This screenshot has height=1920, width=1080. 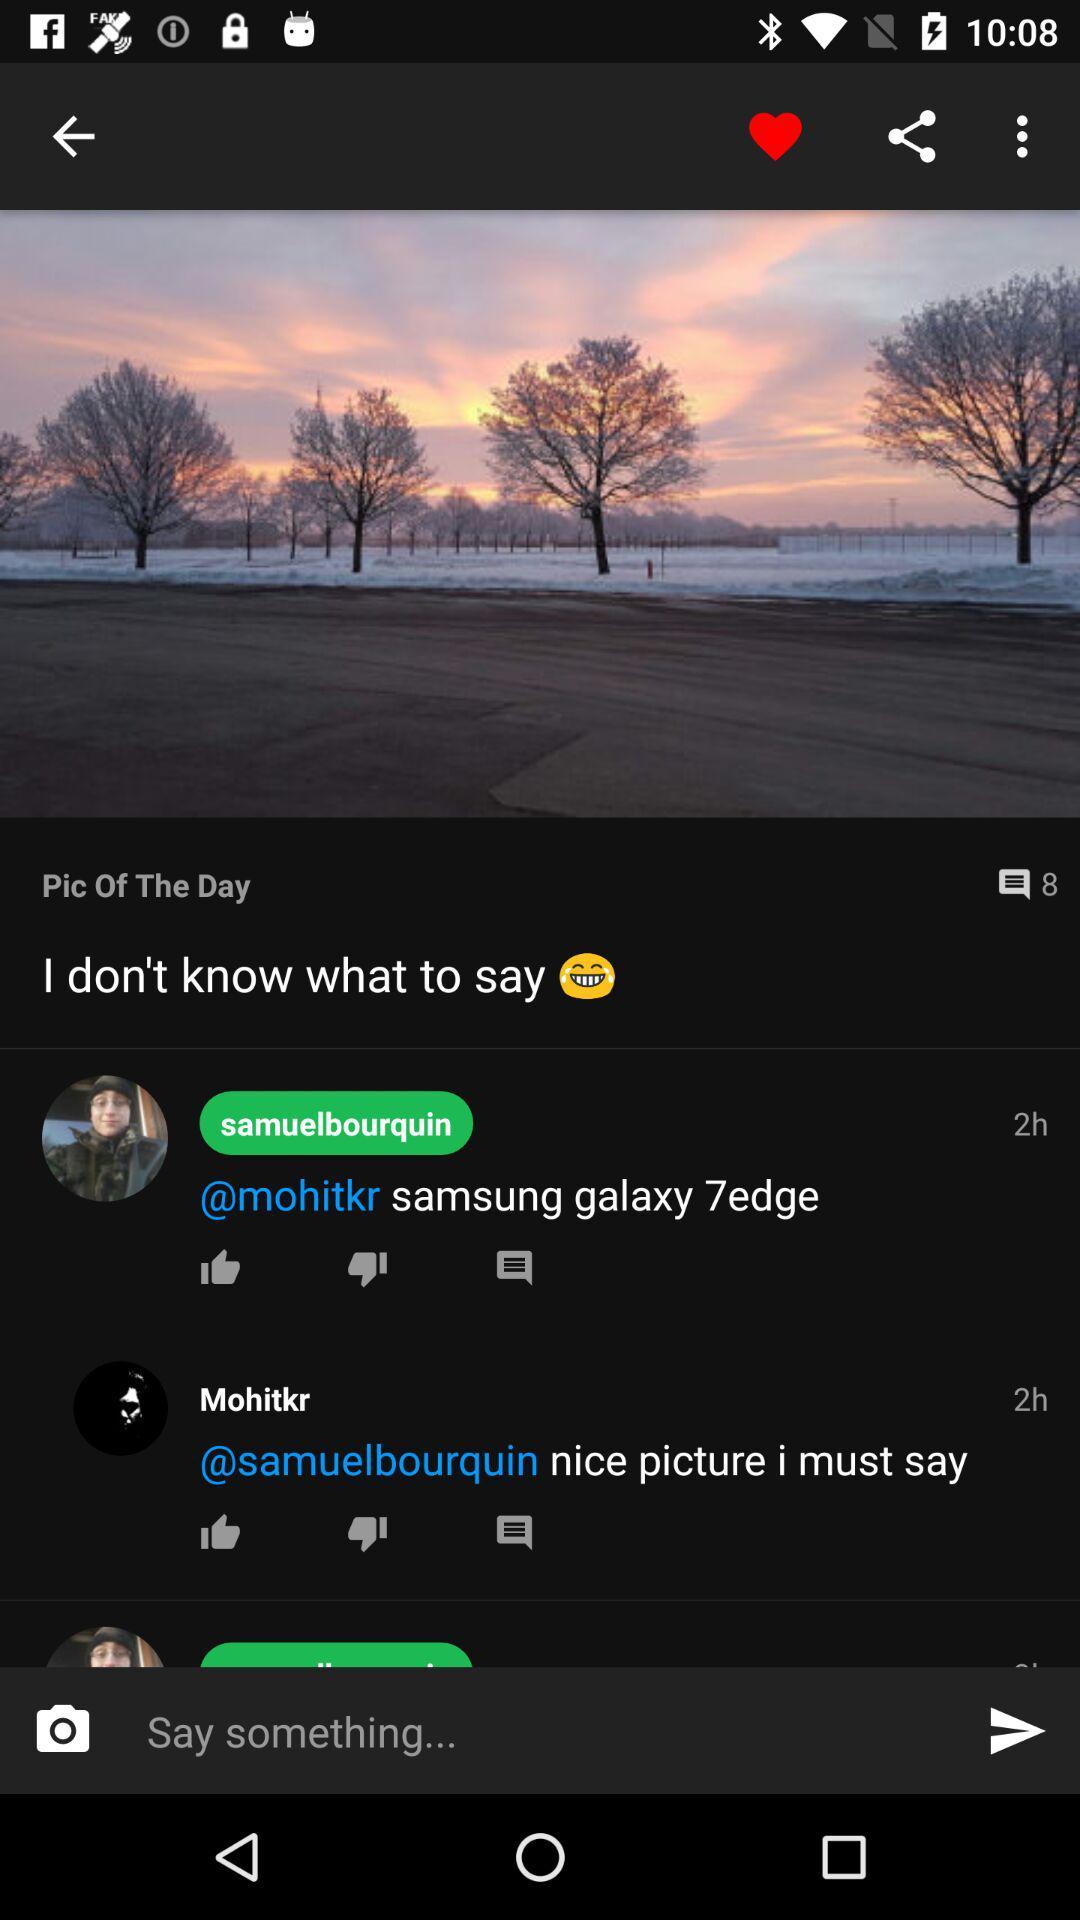 I want to click on item at the top left corner, so click(x=72, y=135).